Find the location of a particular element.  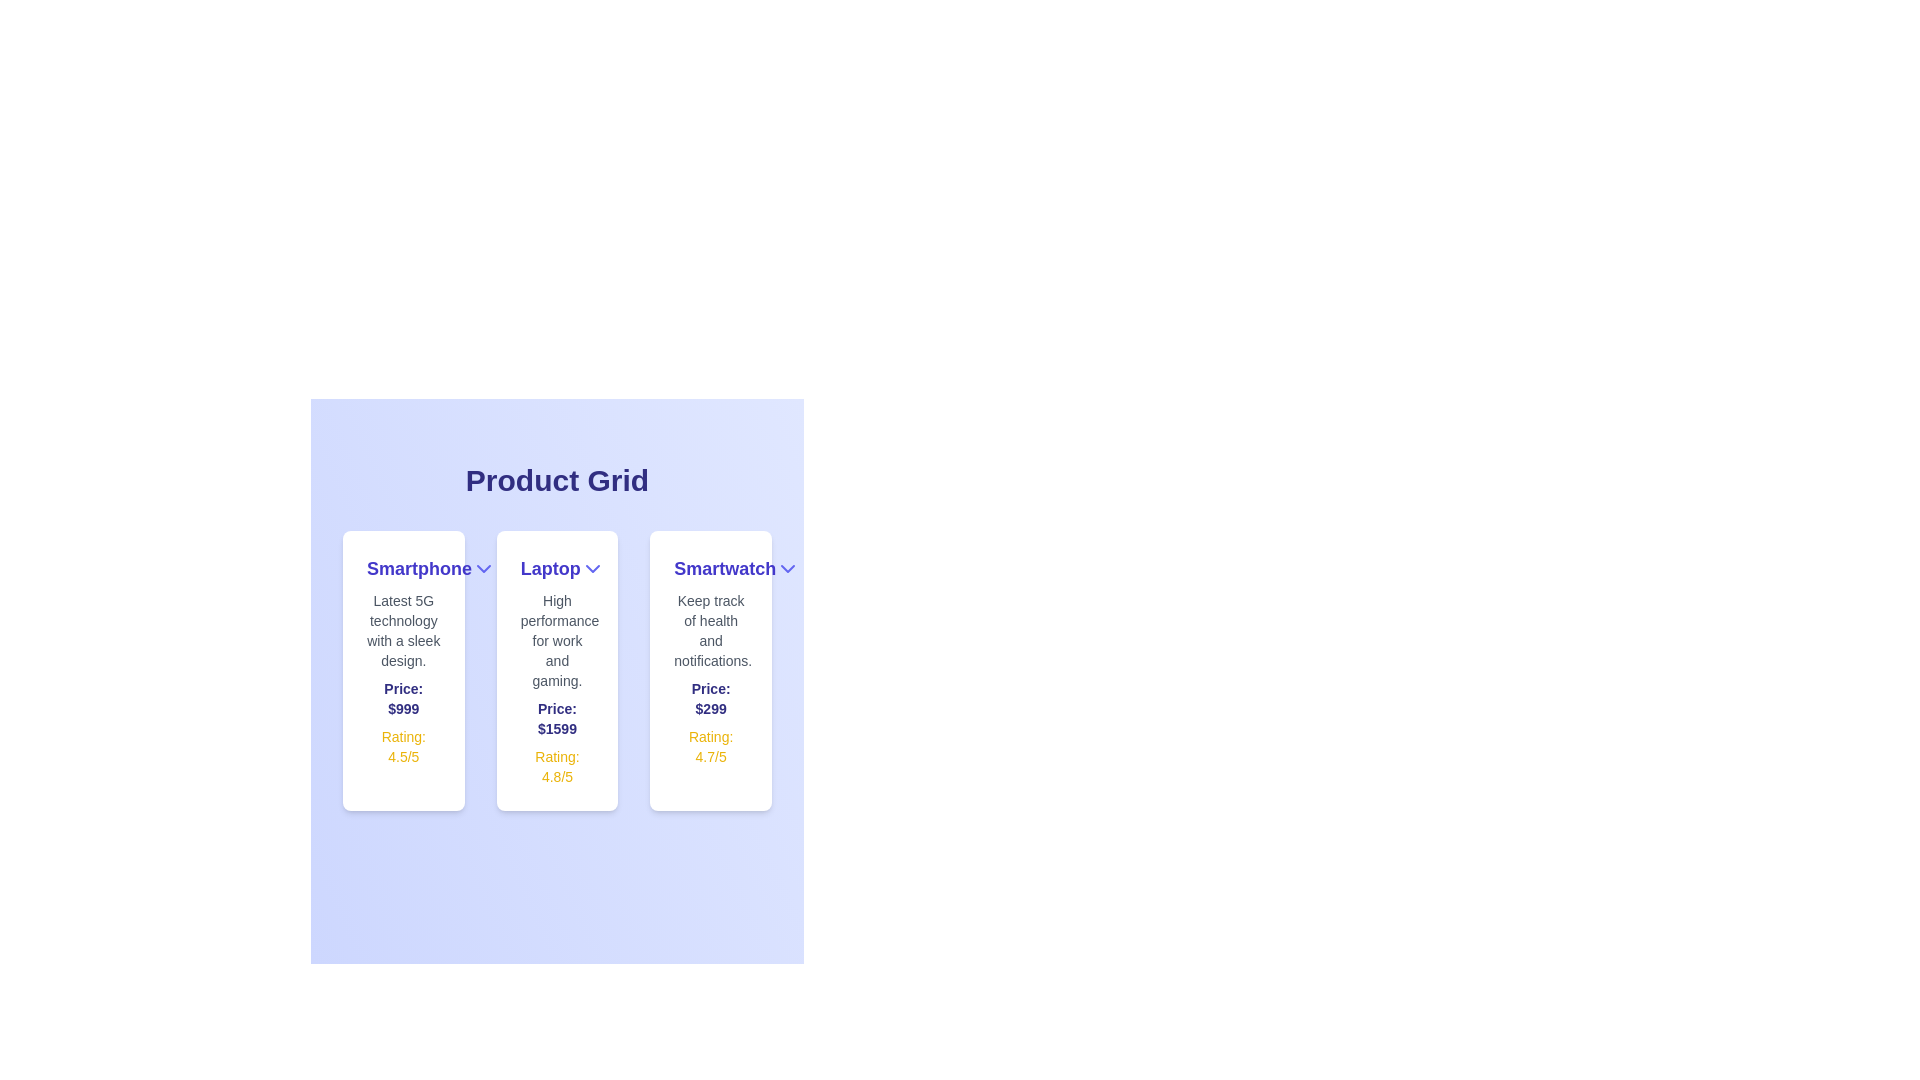

the Dropdown toggle icon located to the right of the 'Smartphone' label in the first card of the product grid is located at coordinates (484, 569).